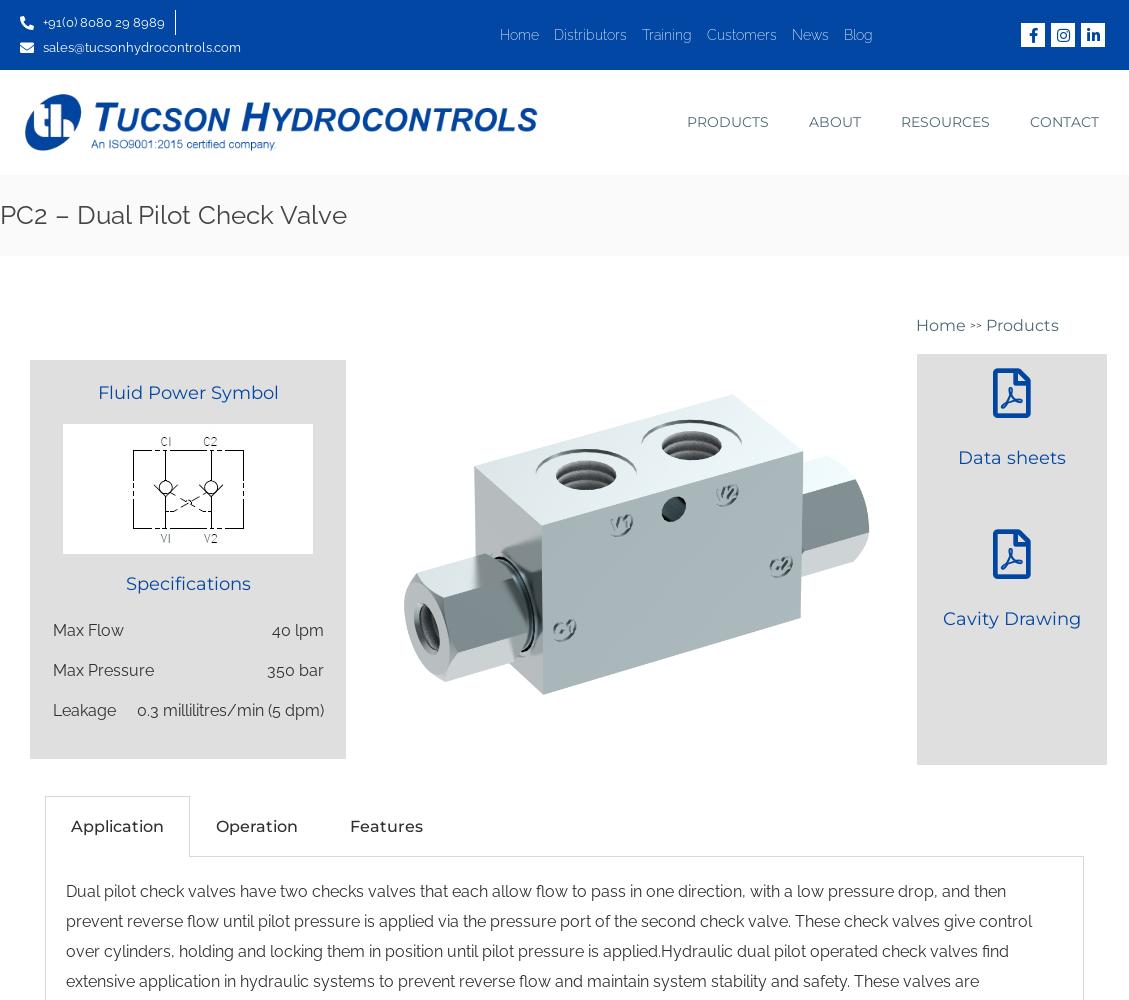  What do you see at coordinates (51, 630) in the screenshot?
I see `'Max Flow'` at bounding box center [51, 630].